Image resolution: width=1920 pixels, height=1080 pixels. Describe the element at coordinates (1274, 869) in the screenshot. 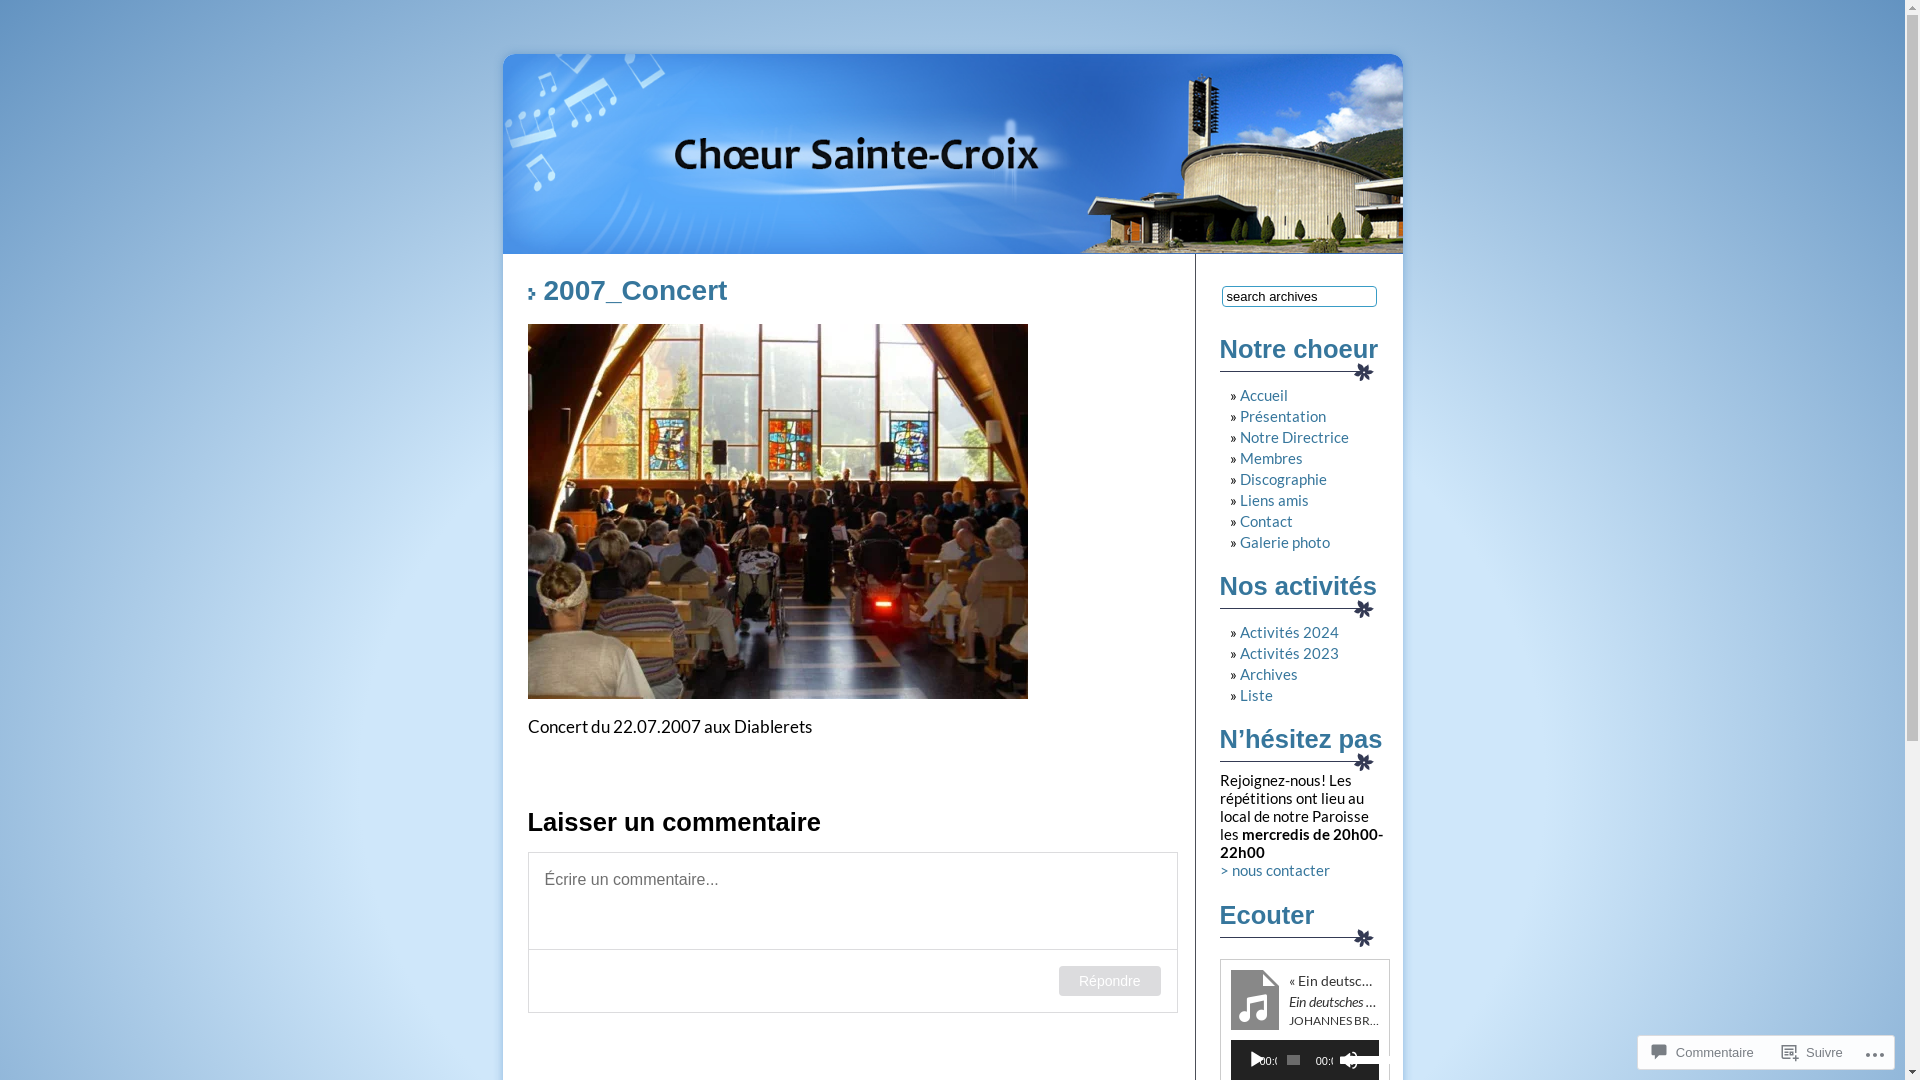

I see `'> nous contacter'` at that location.